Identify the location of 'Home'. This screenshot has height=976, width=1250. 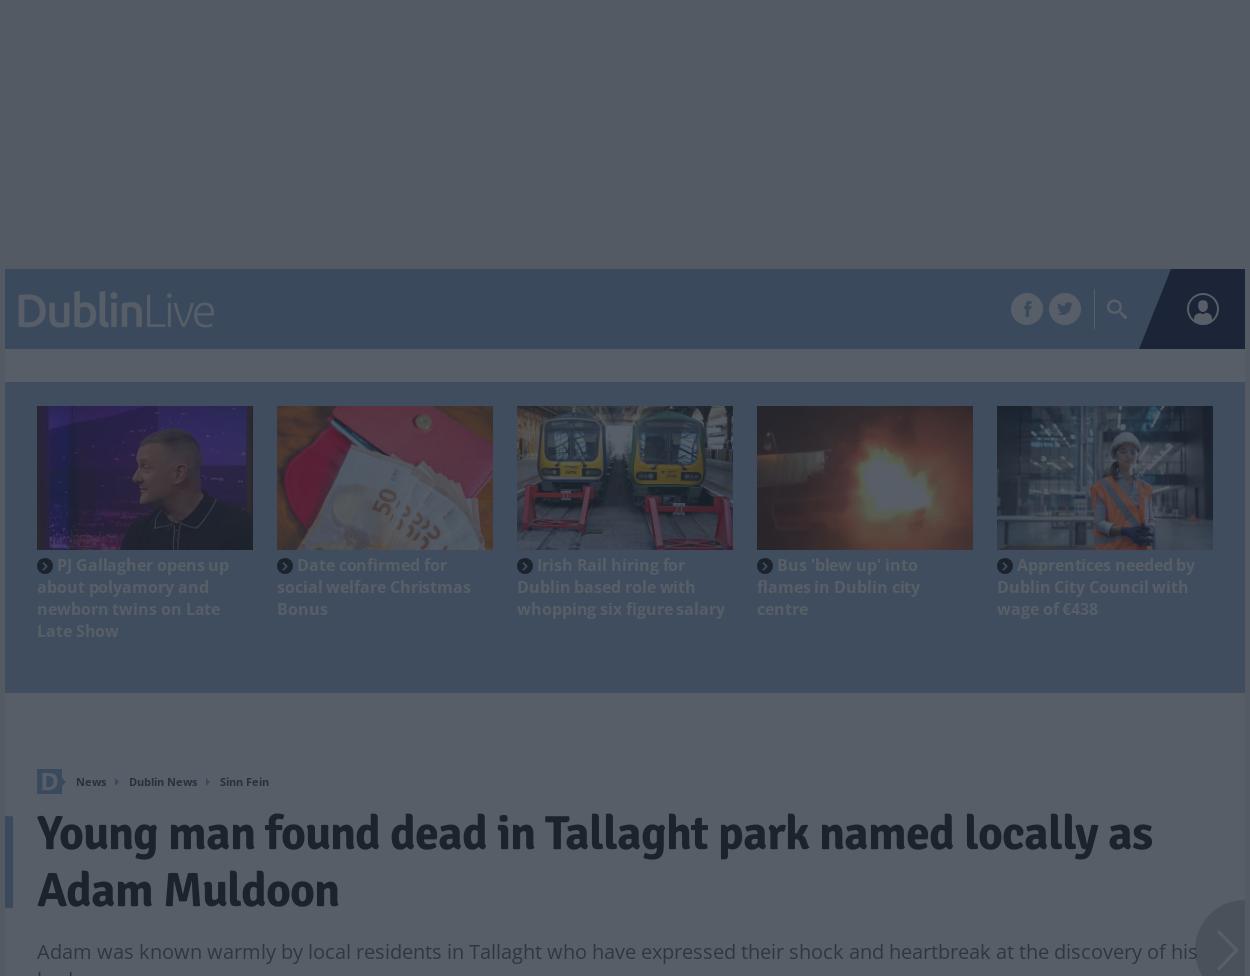
(77, 773).